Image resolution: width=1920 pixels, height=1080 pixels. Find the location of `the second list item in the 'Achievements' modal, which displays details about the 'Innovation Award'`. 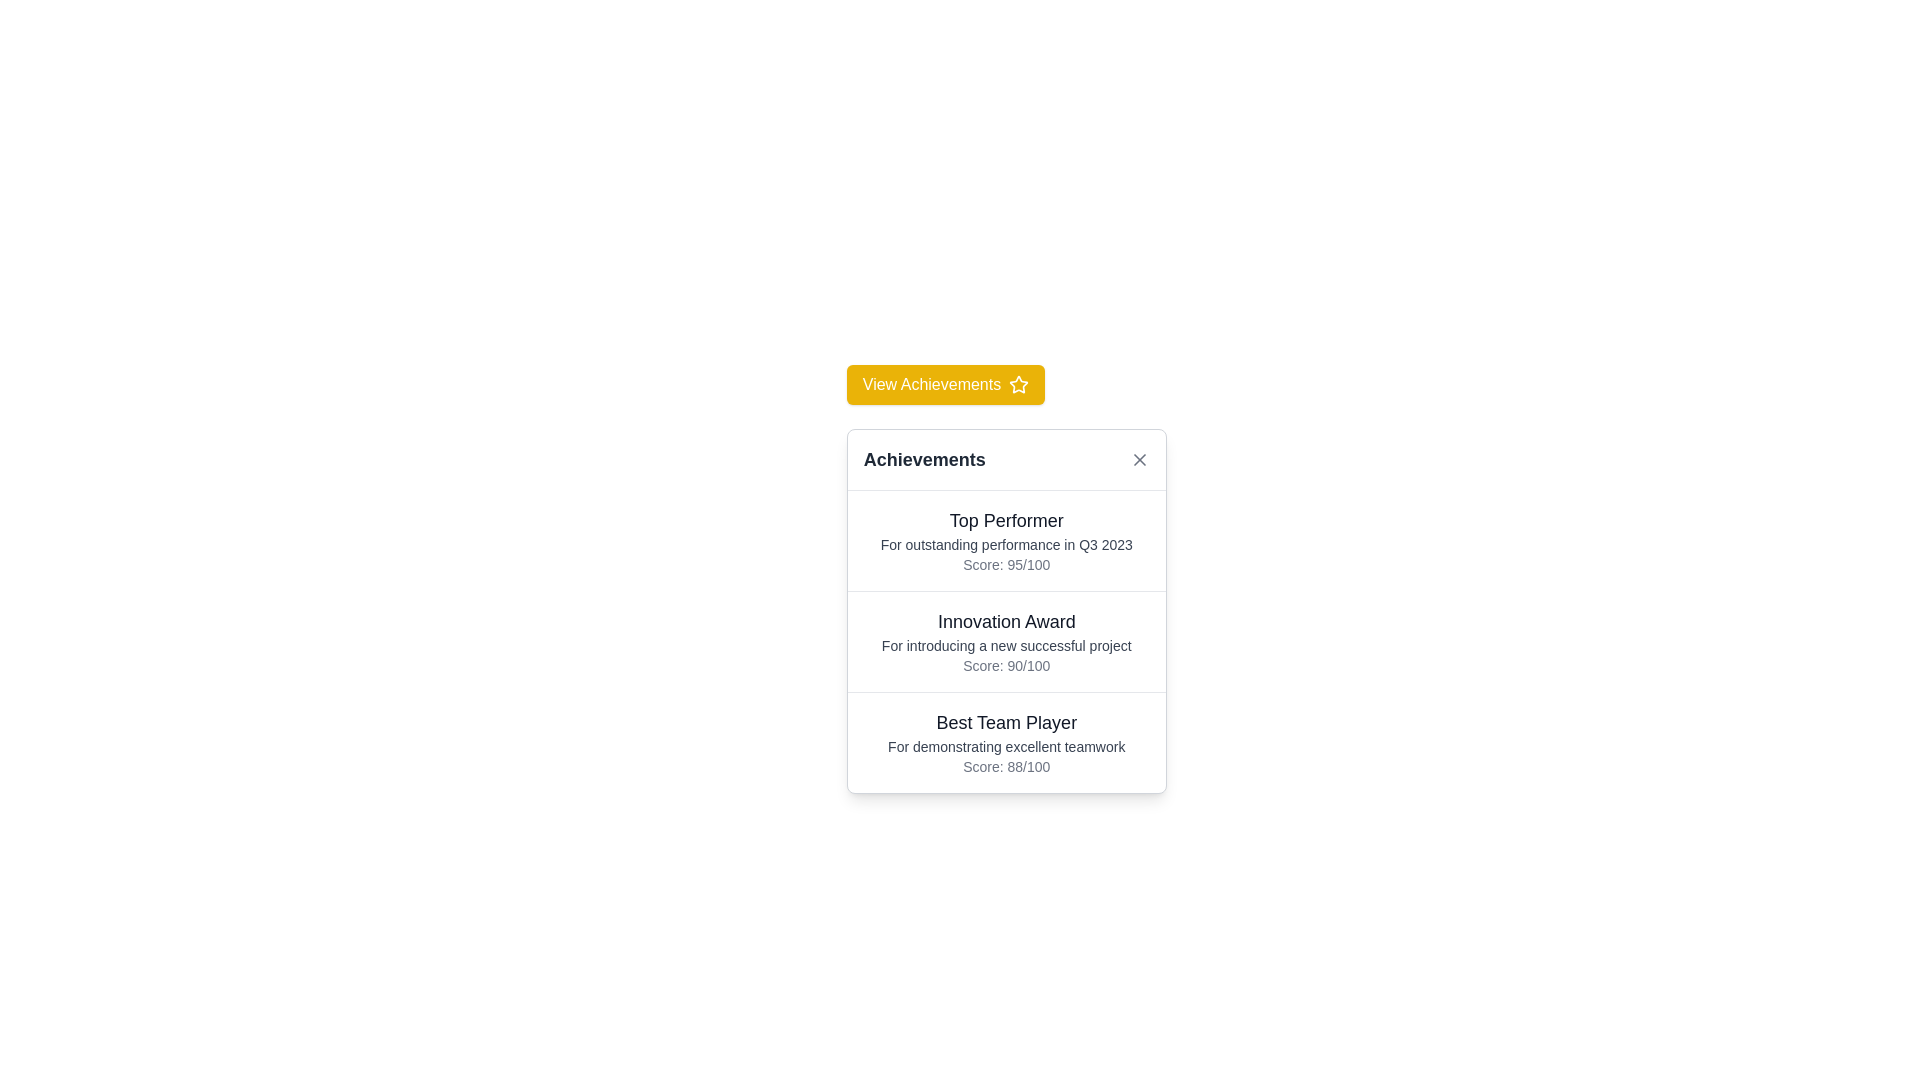

the second list item in the 'Achievements' modal, which displays details about the 'Innovation Award' is located at coordinates (1006, 641).